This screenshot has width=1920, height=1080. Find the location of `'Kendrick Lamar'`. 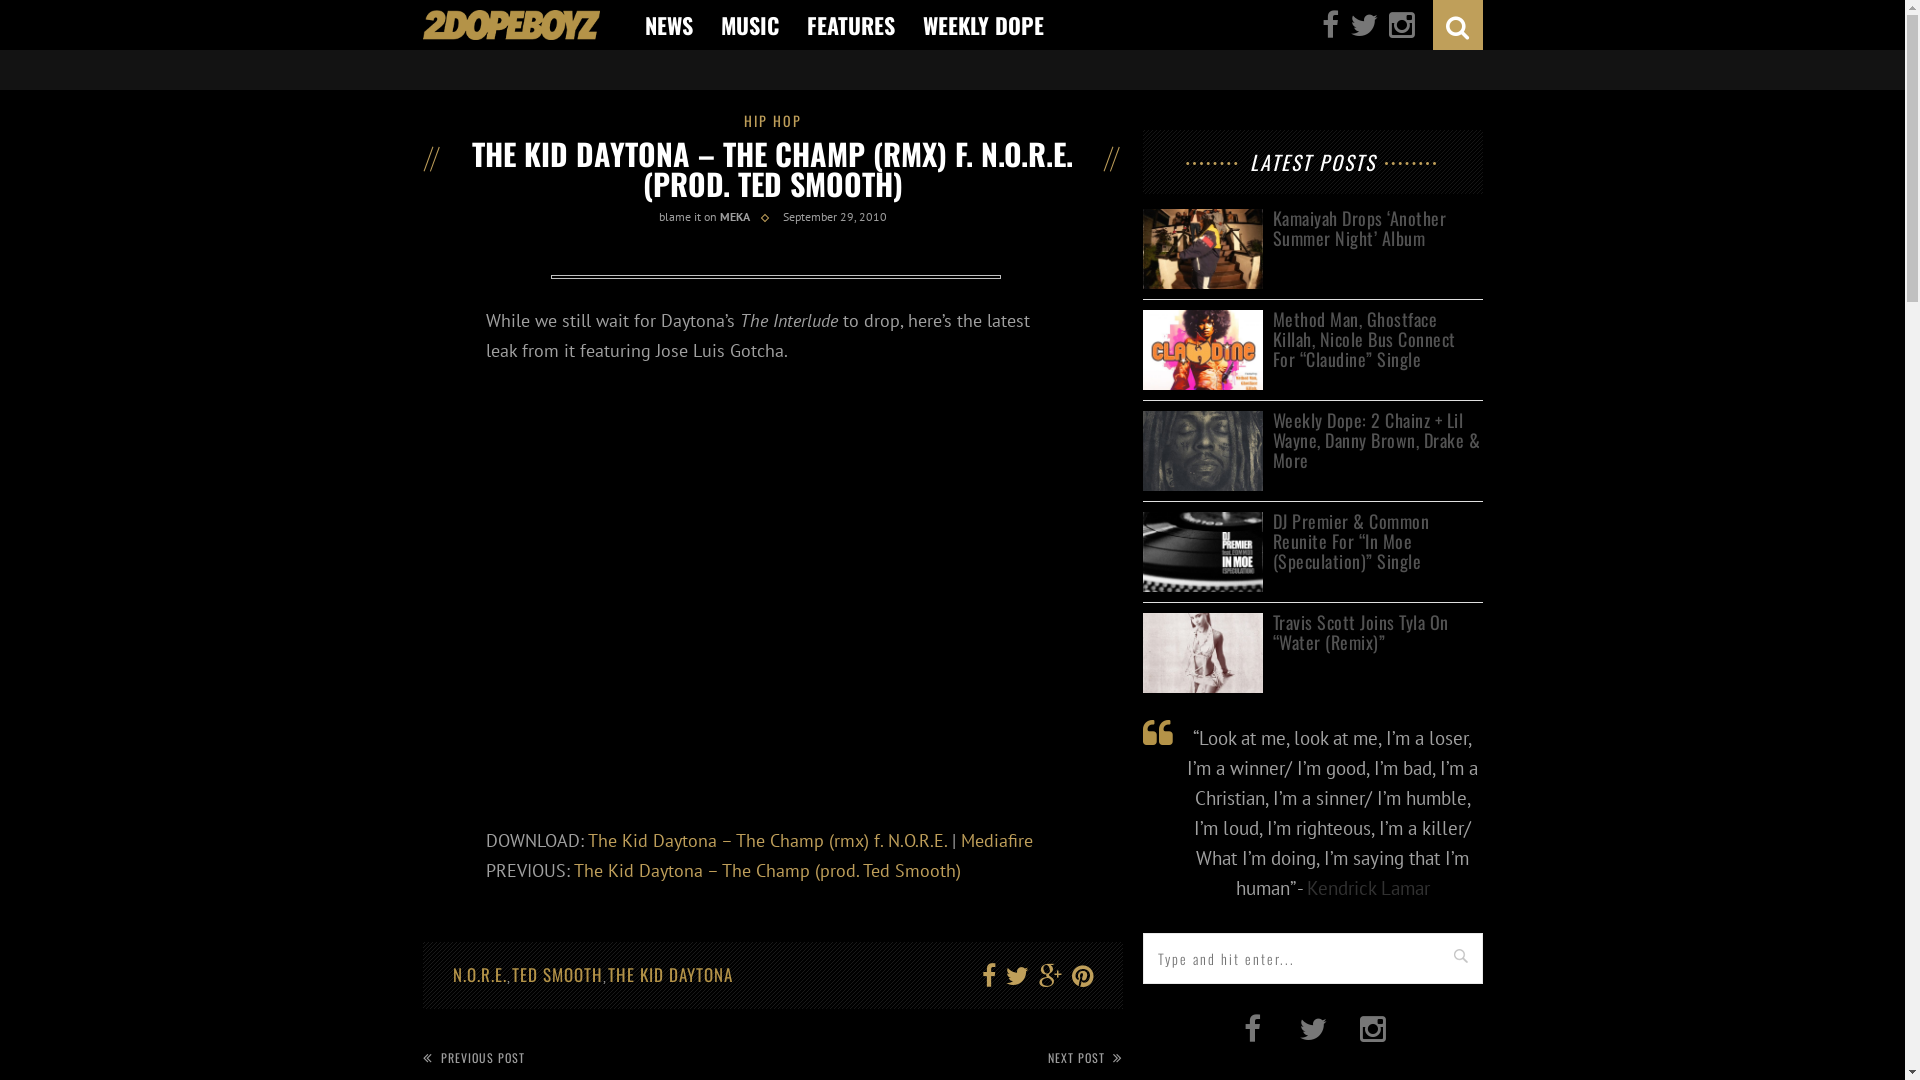

'Kendrick Lamar' is located at coordinates (1305, 886).